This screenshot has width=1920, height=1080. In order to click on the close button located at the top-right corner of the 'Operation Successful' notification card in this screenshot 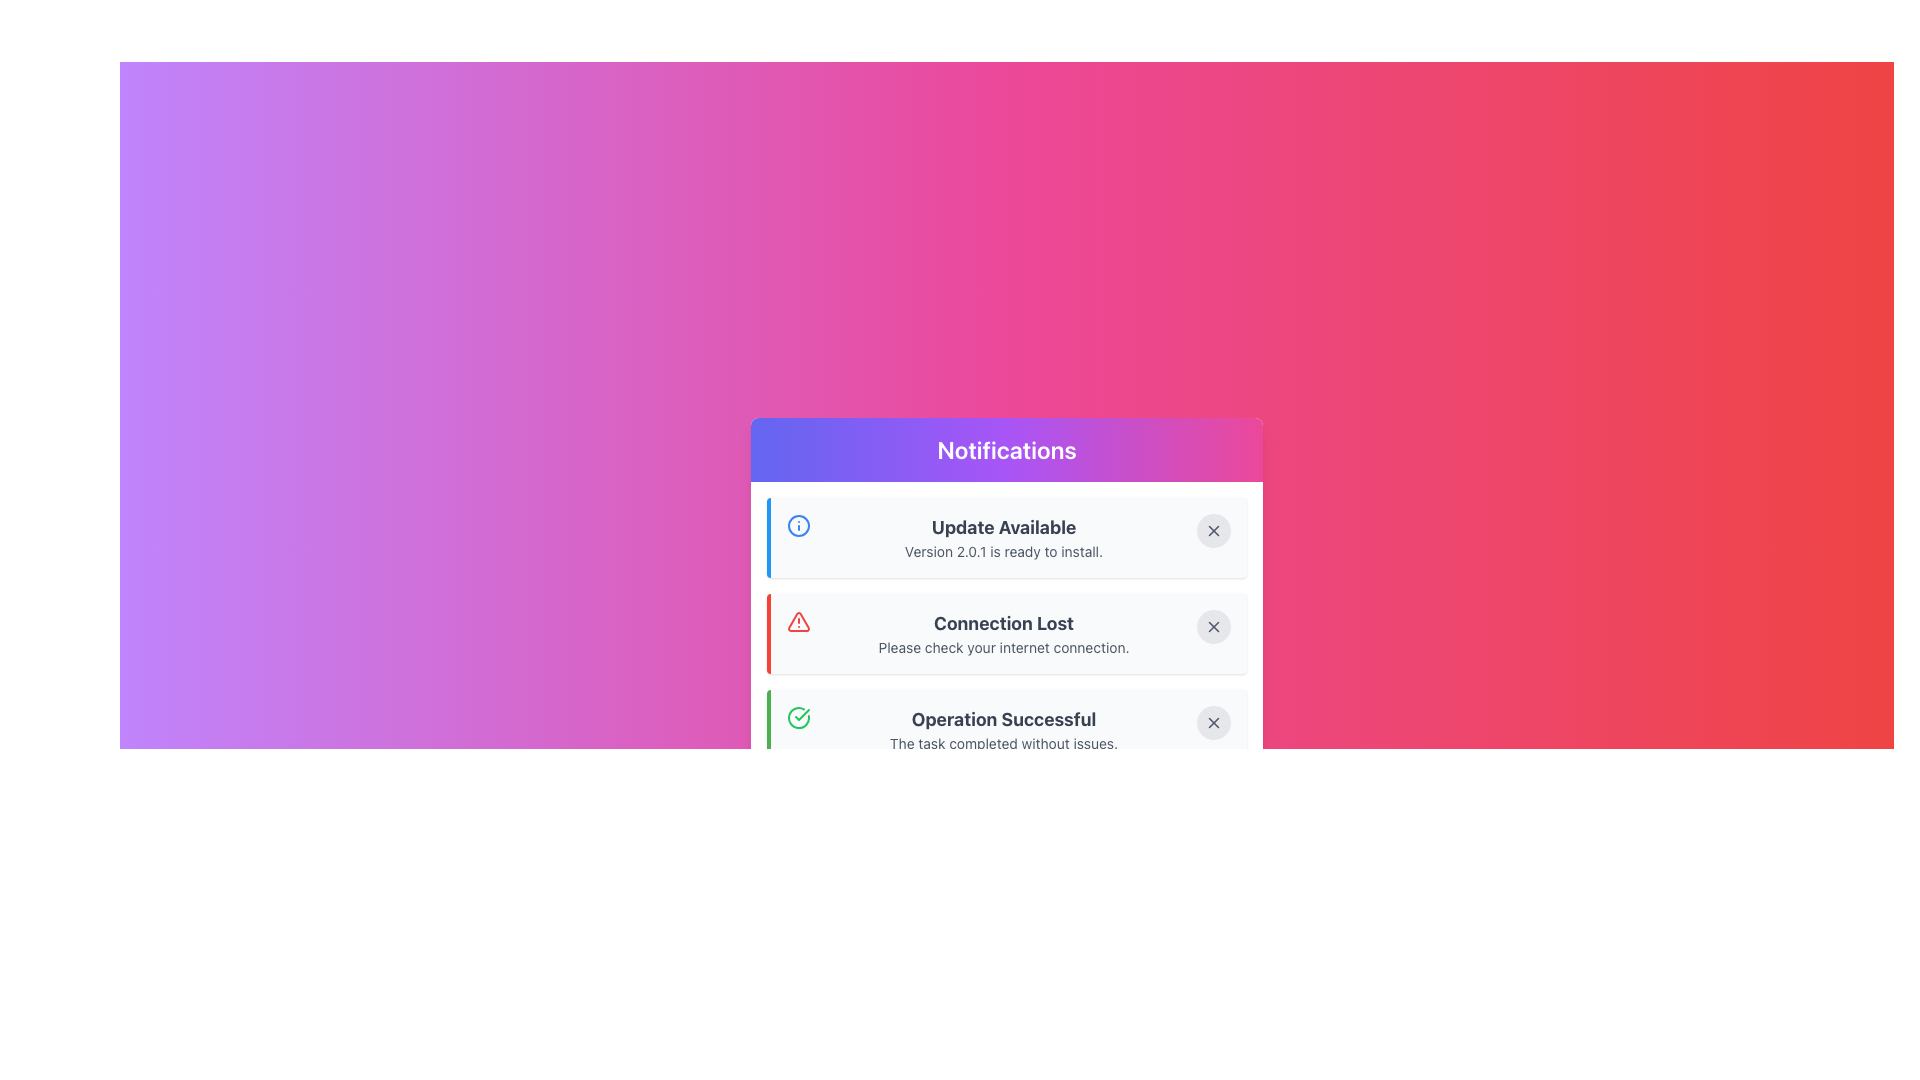, I will do `click(1213, 722)`.